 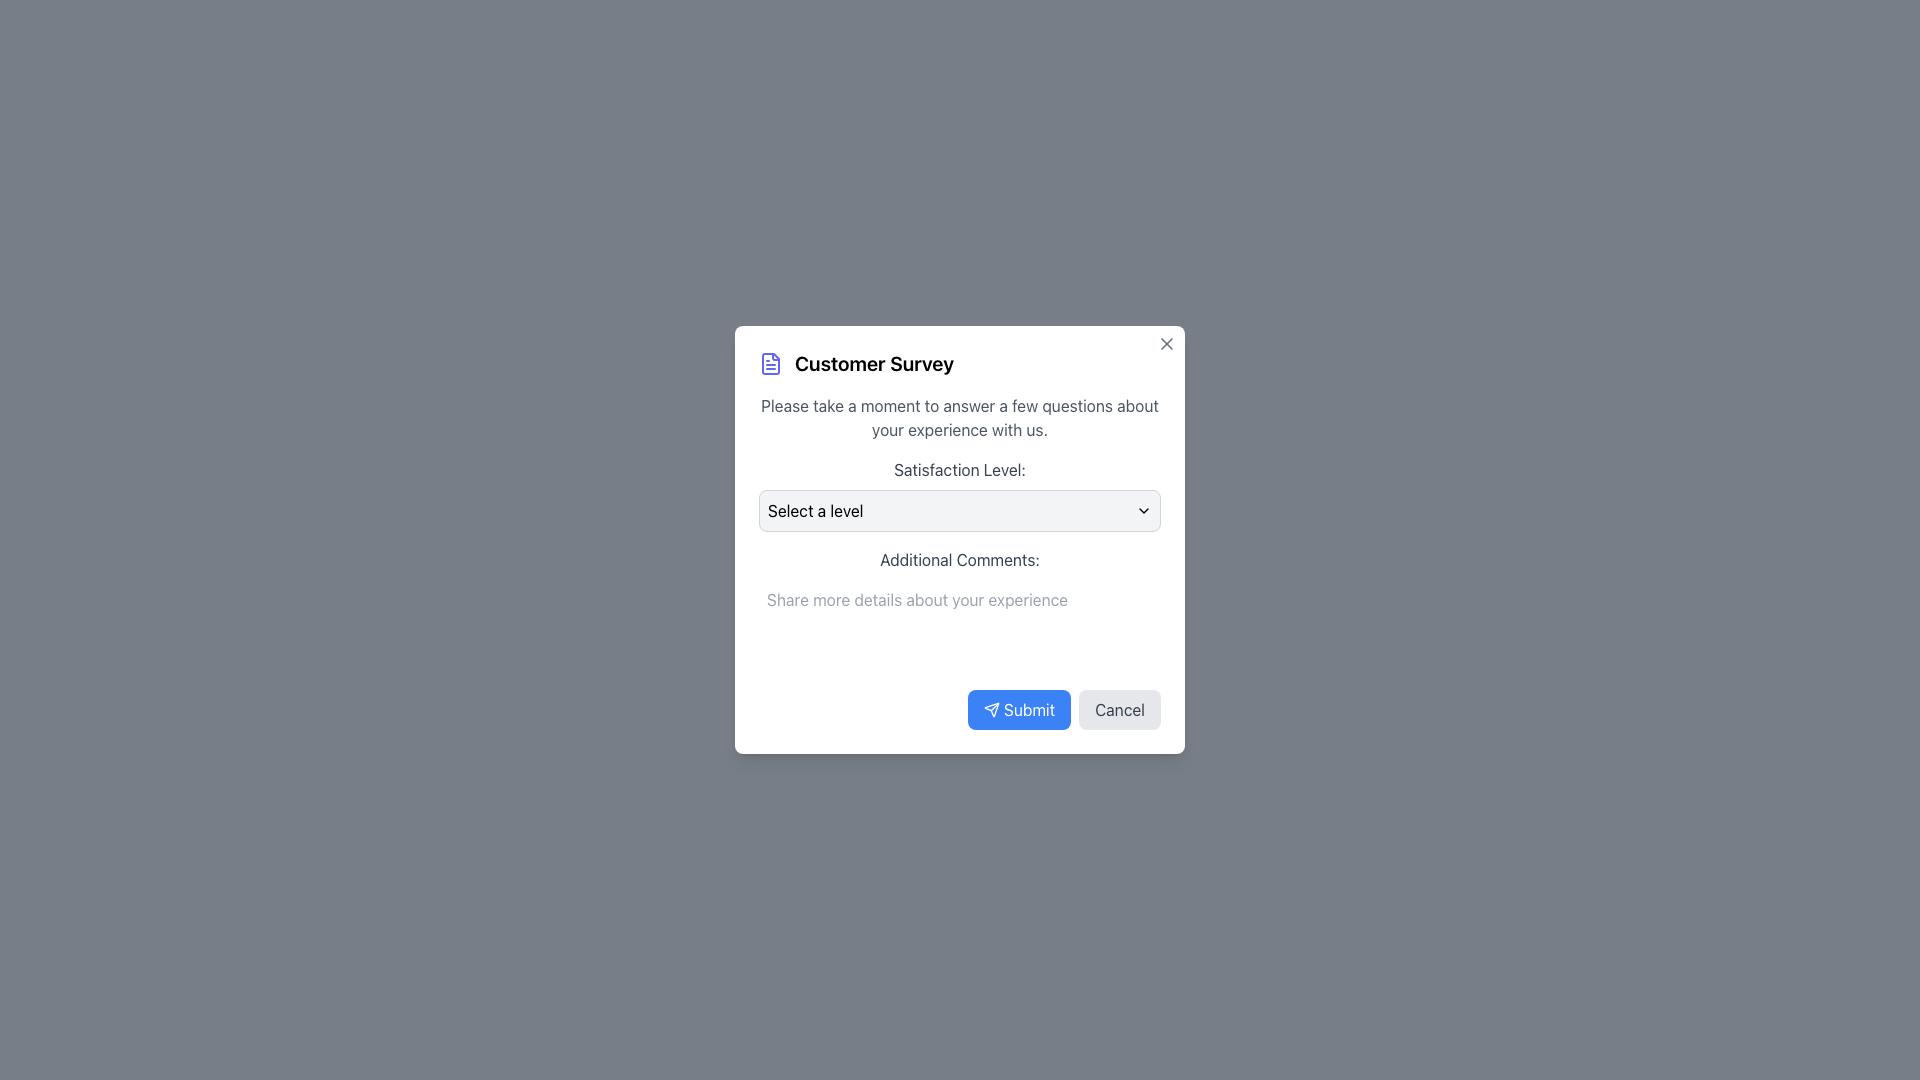 What do you see at coordinates (991, 708) in the screenshot?
I see `the paper airplane icon located on the left side of the 'Submit' button` at bounding box center [991, 708].